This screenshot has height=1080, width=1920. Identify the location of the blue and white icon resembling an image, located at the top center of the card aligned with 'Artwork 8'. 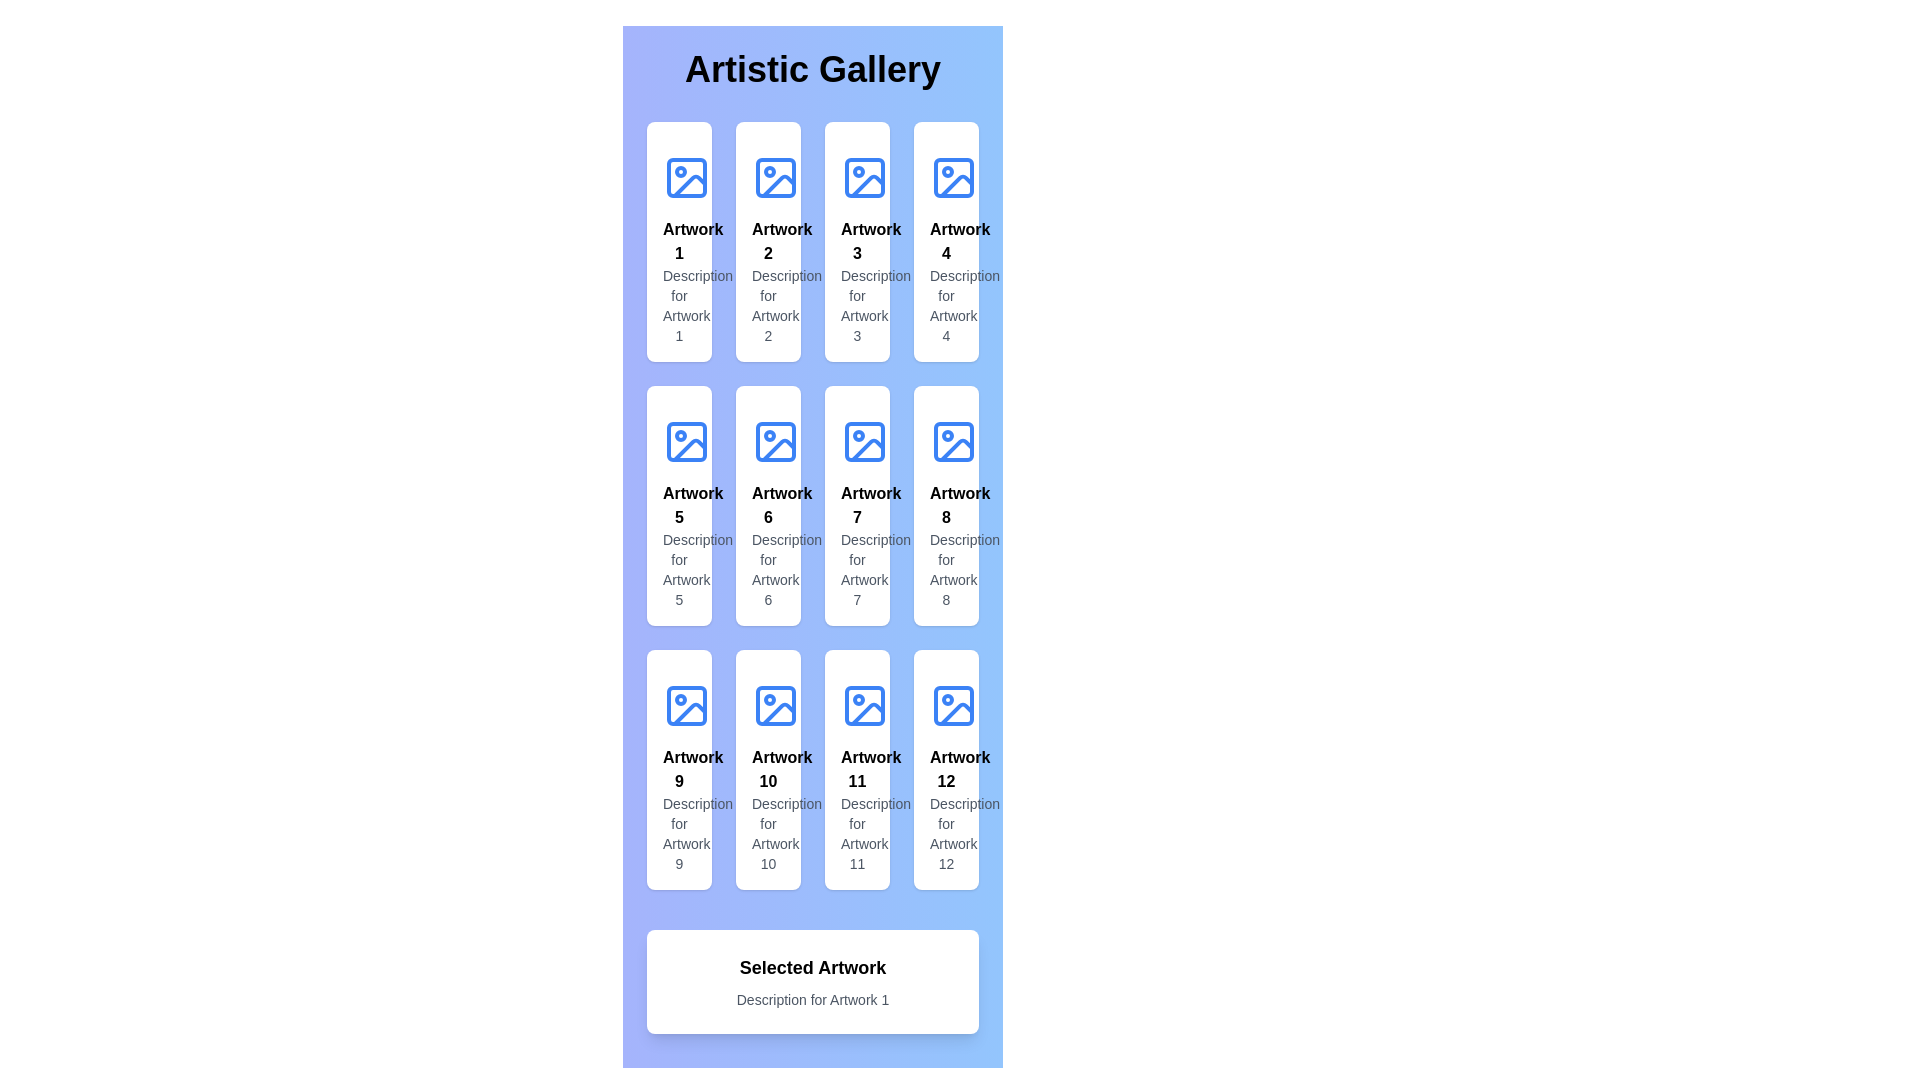
(953, 441).